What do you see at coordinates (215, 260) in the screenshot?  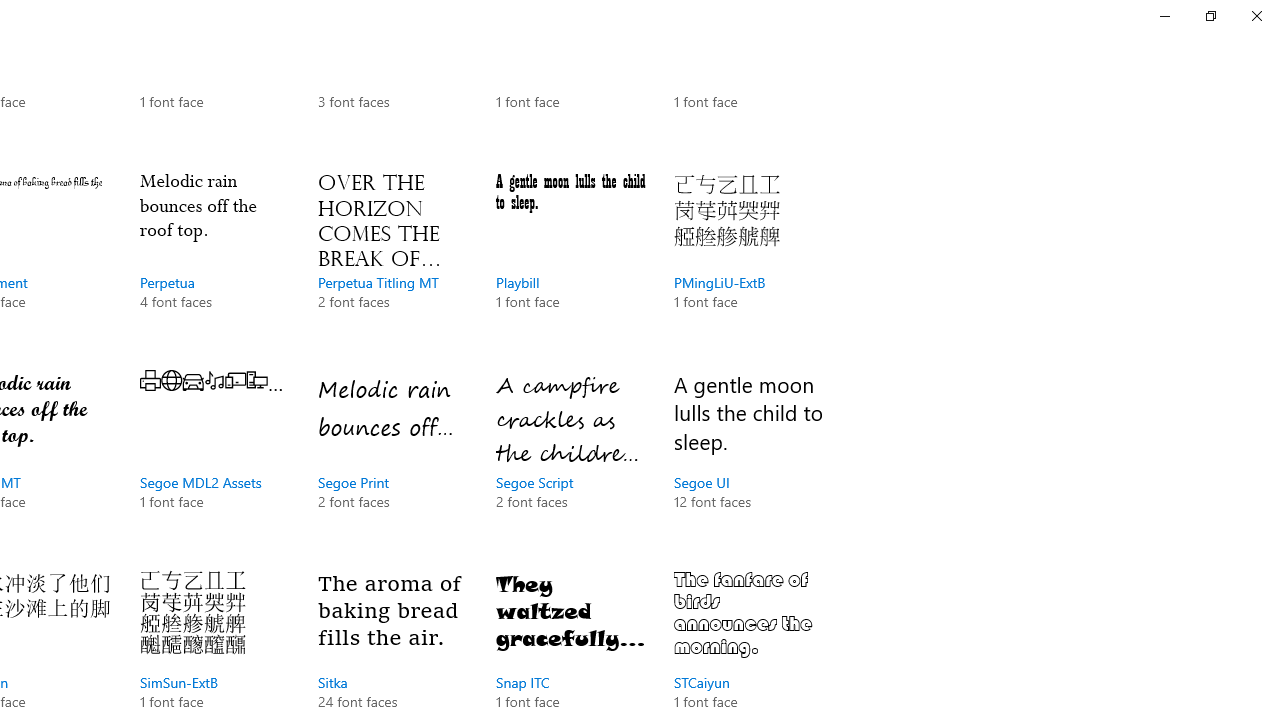 I see `'Perpetua, 4 font faces'` at bounding box center [215, 260].